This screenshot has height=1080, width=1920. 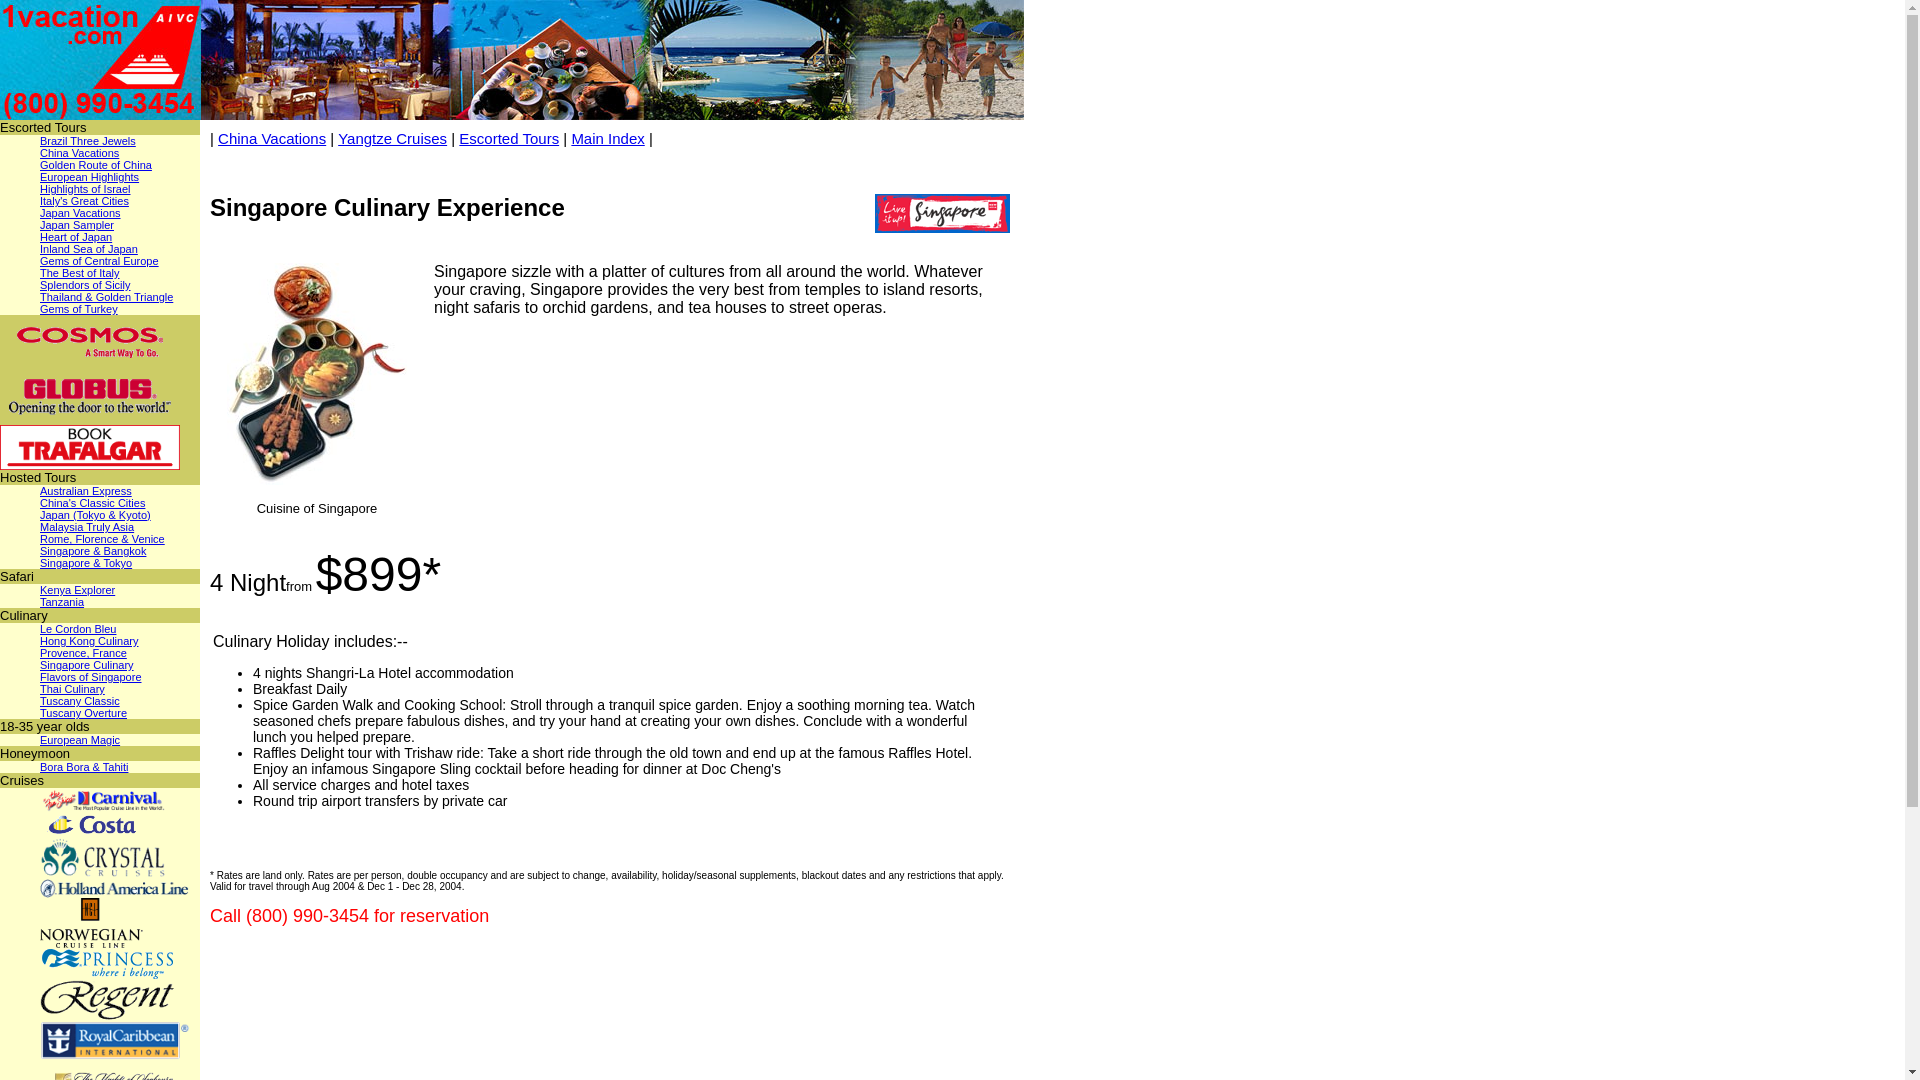 What do you see at coordinates (80, 700) in the screenshot?
I see `'Tuscany Classic'` at bounding box center [80, 700].